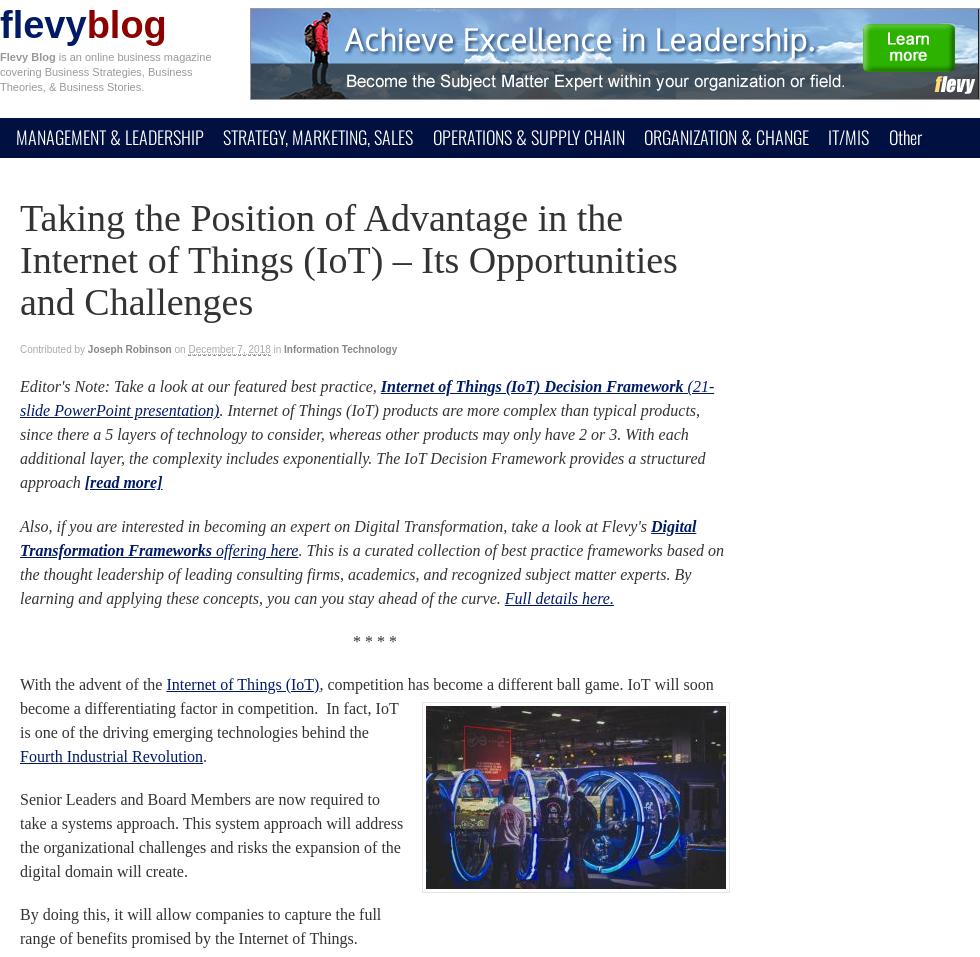 The image size is (980, 957). Describe the element at coordinates (174, 349) in the screenshot. I see `'on'` at that location.